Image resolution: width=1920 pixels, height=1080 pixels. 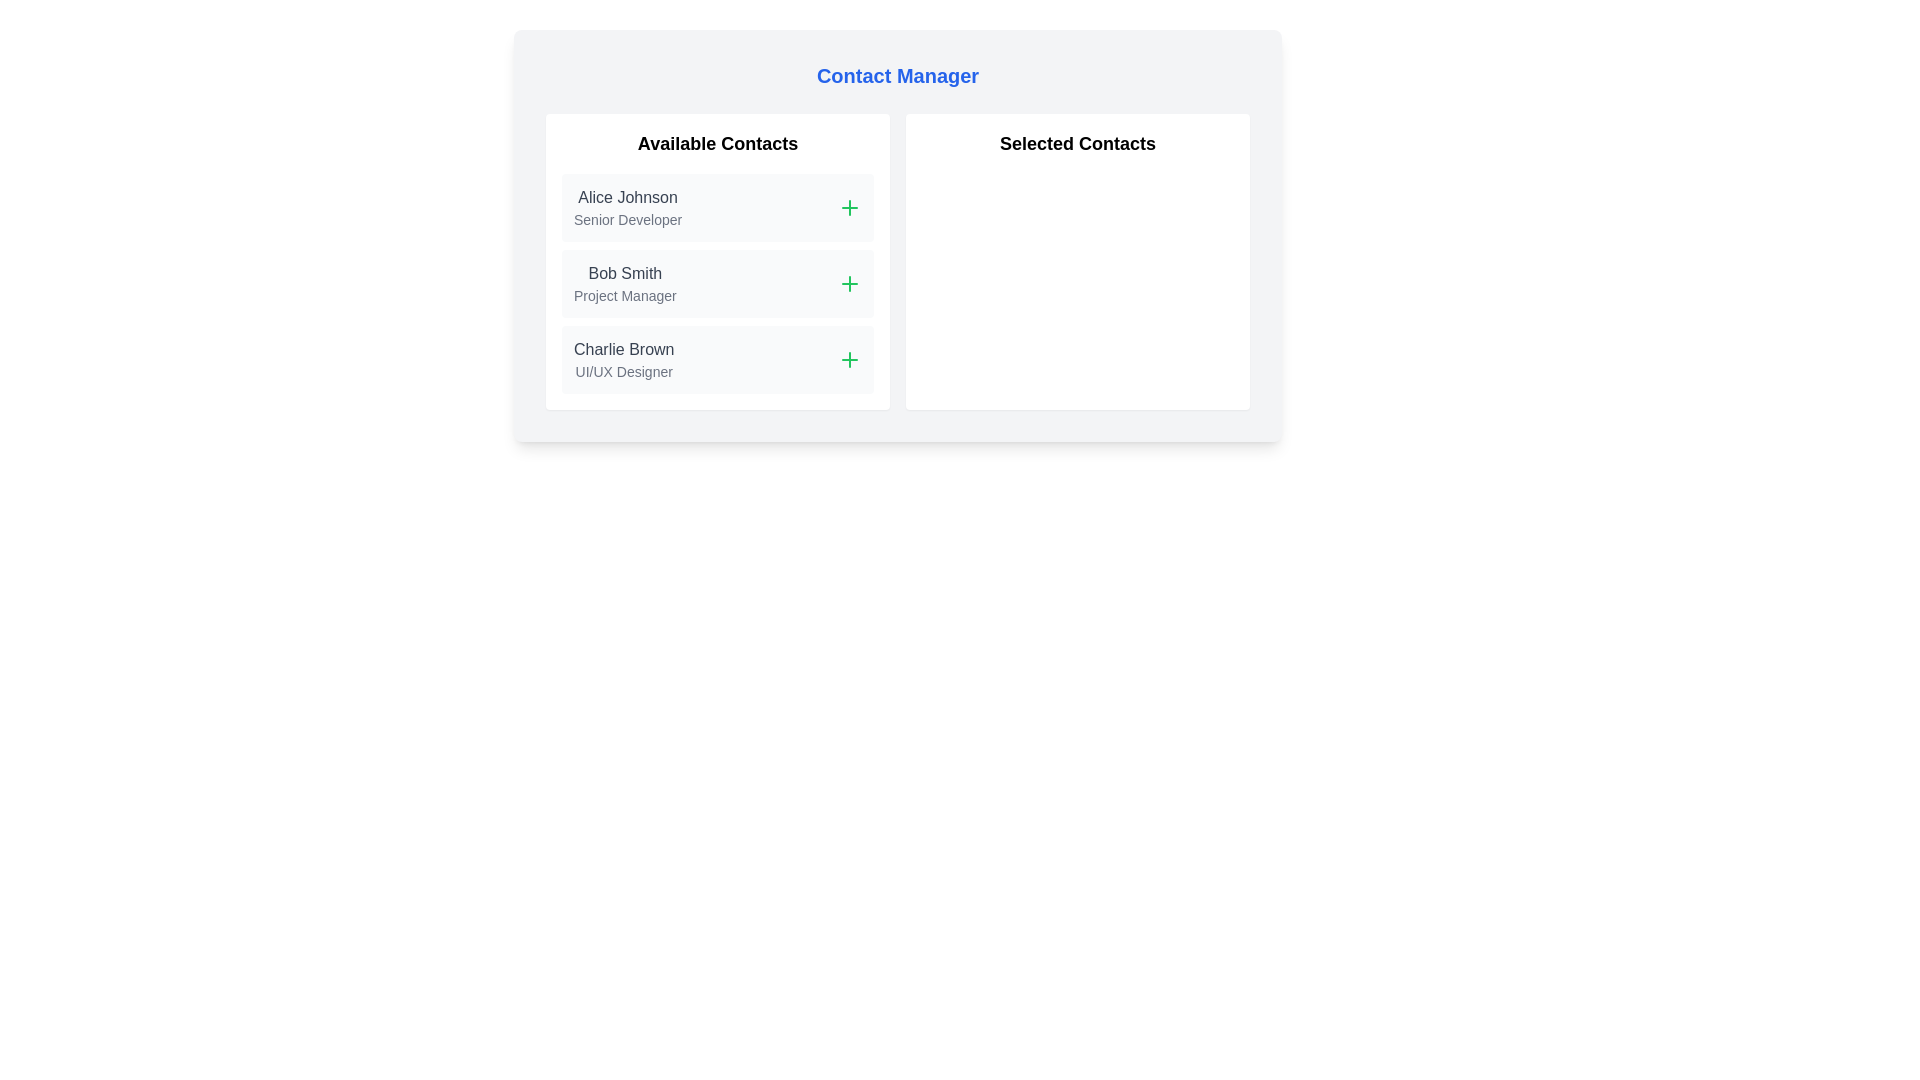 I want to click on the small green plus icon located next to the text 'Charlie Brown', so click(x=849, y=358).